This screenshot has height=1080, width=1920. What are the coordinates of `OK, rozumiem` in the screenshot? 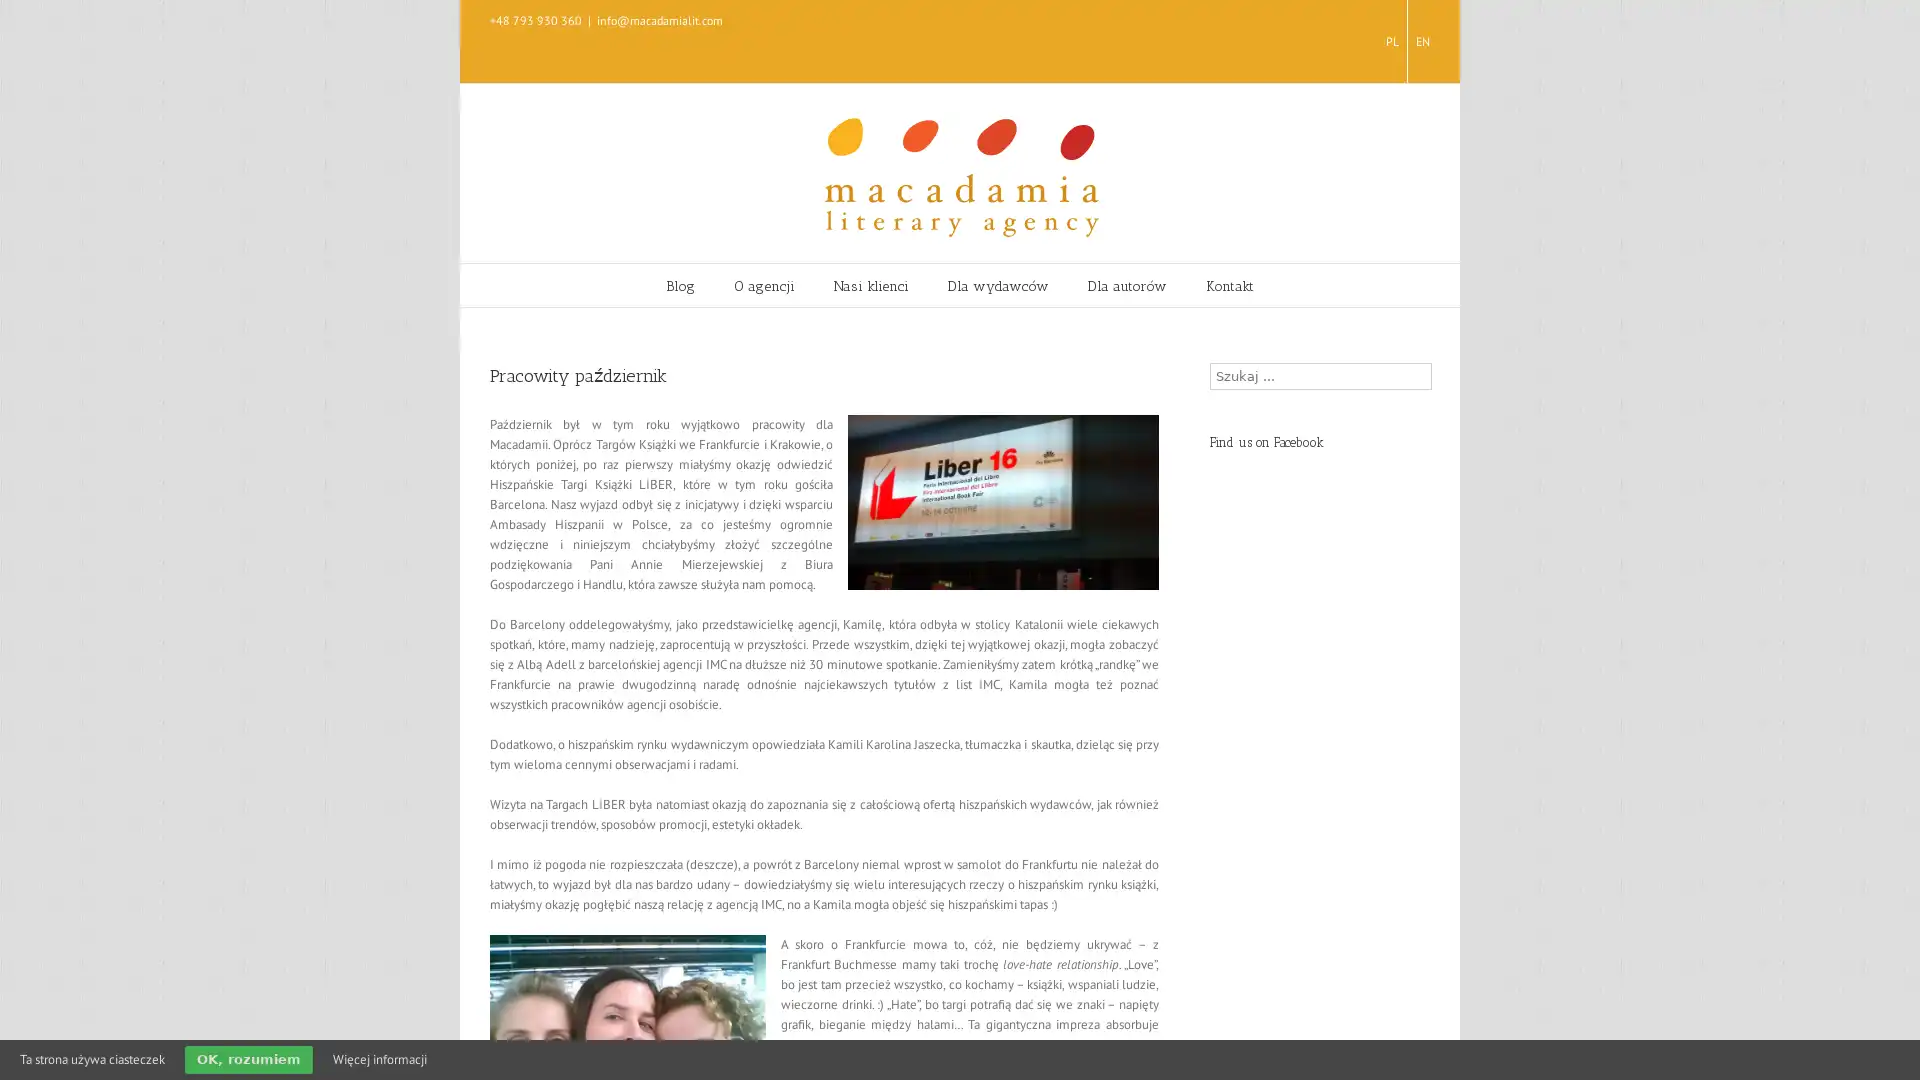 It's located at (248, 1059).